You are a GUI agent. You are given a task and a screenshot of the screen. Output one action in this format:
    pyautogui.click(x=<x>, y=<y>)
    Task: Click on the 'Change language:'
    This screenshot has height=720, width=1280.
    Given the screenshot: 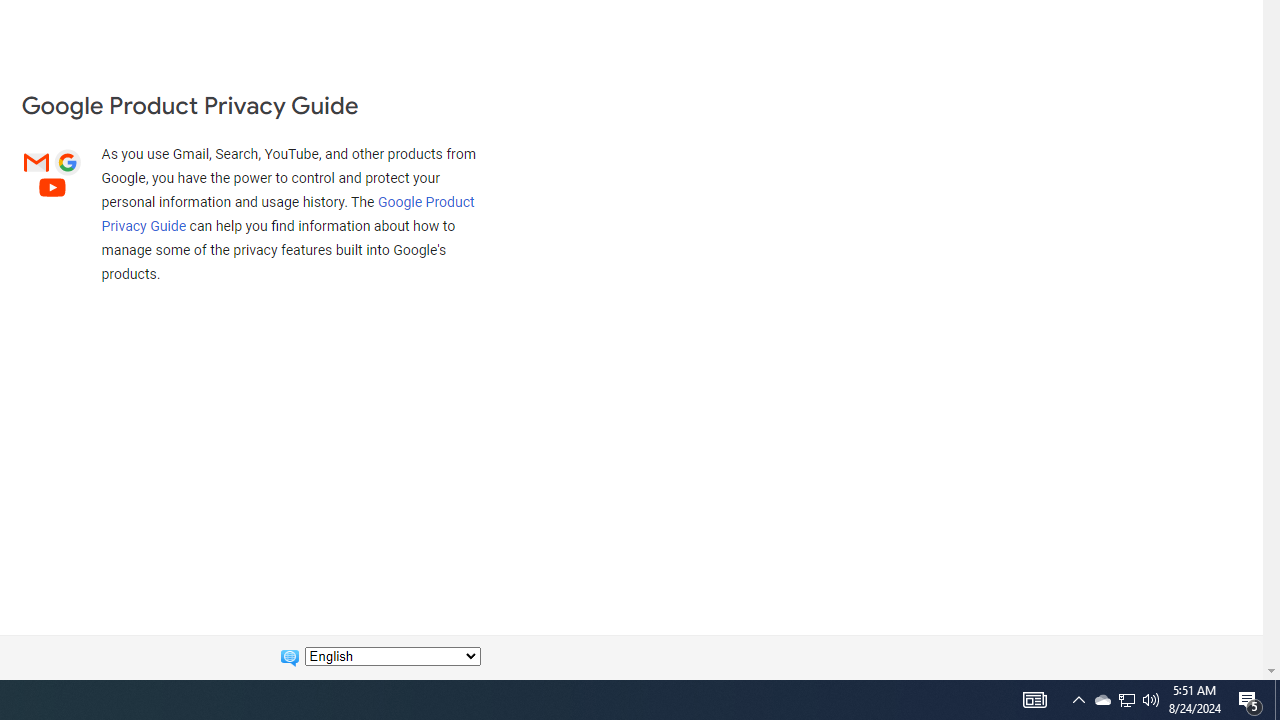 What is the action you would take?
    pyautogui.click(x=392, y=656)
    